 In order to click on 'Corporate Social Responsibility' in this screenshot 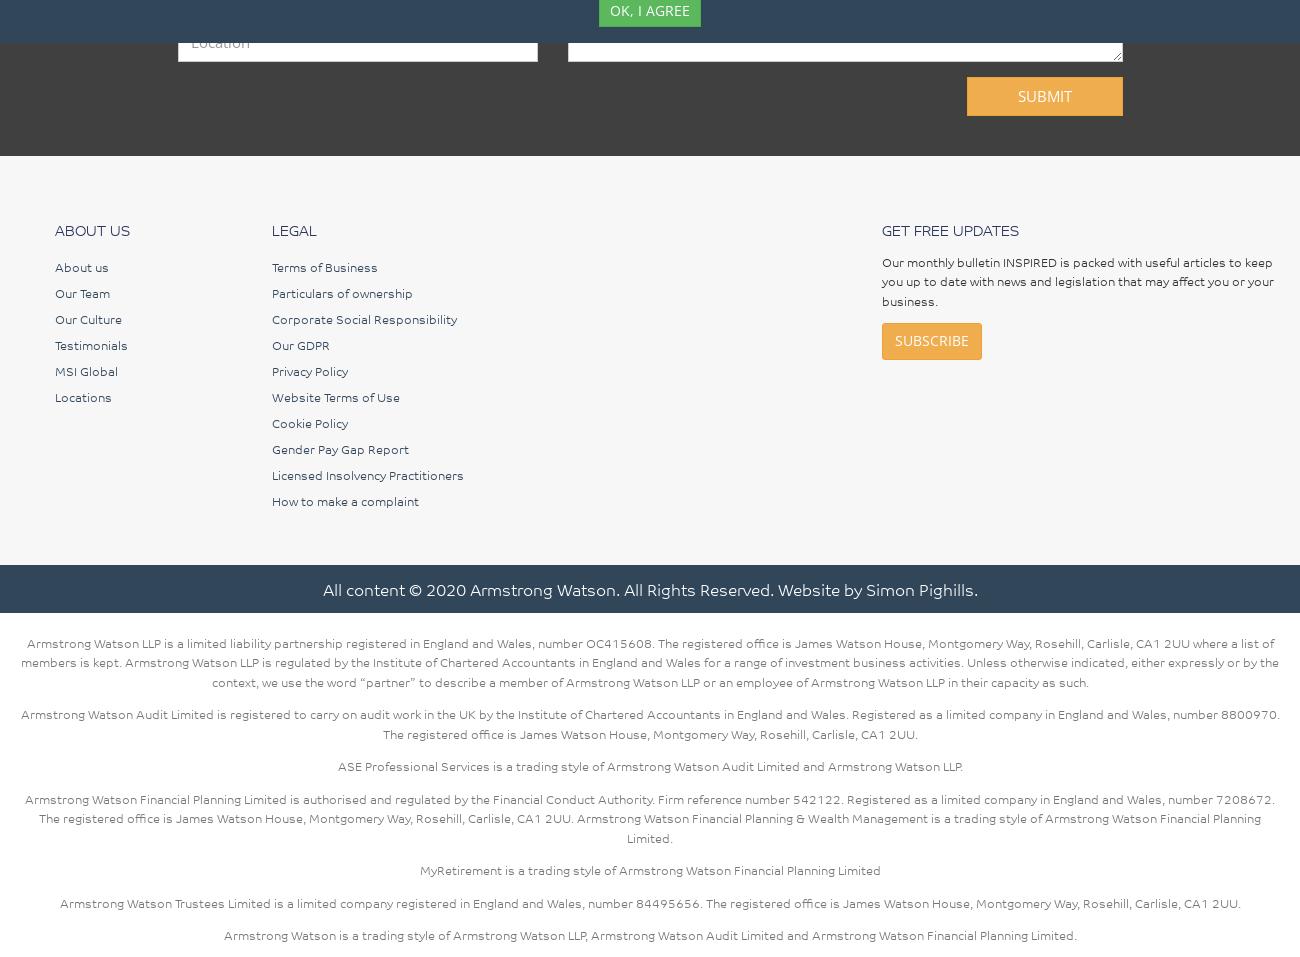, I will do `click(362, 317)`.